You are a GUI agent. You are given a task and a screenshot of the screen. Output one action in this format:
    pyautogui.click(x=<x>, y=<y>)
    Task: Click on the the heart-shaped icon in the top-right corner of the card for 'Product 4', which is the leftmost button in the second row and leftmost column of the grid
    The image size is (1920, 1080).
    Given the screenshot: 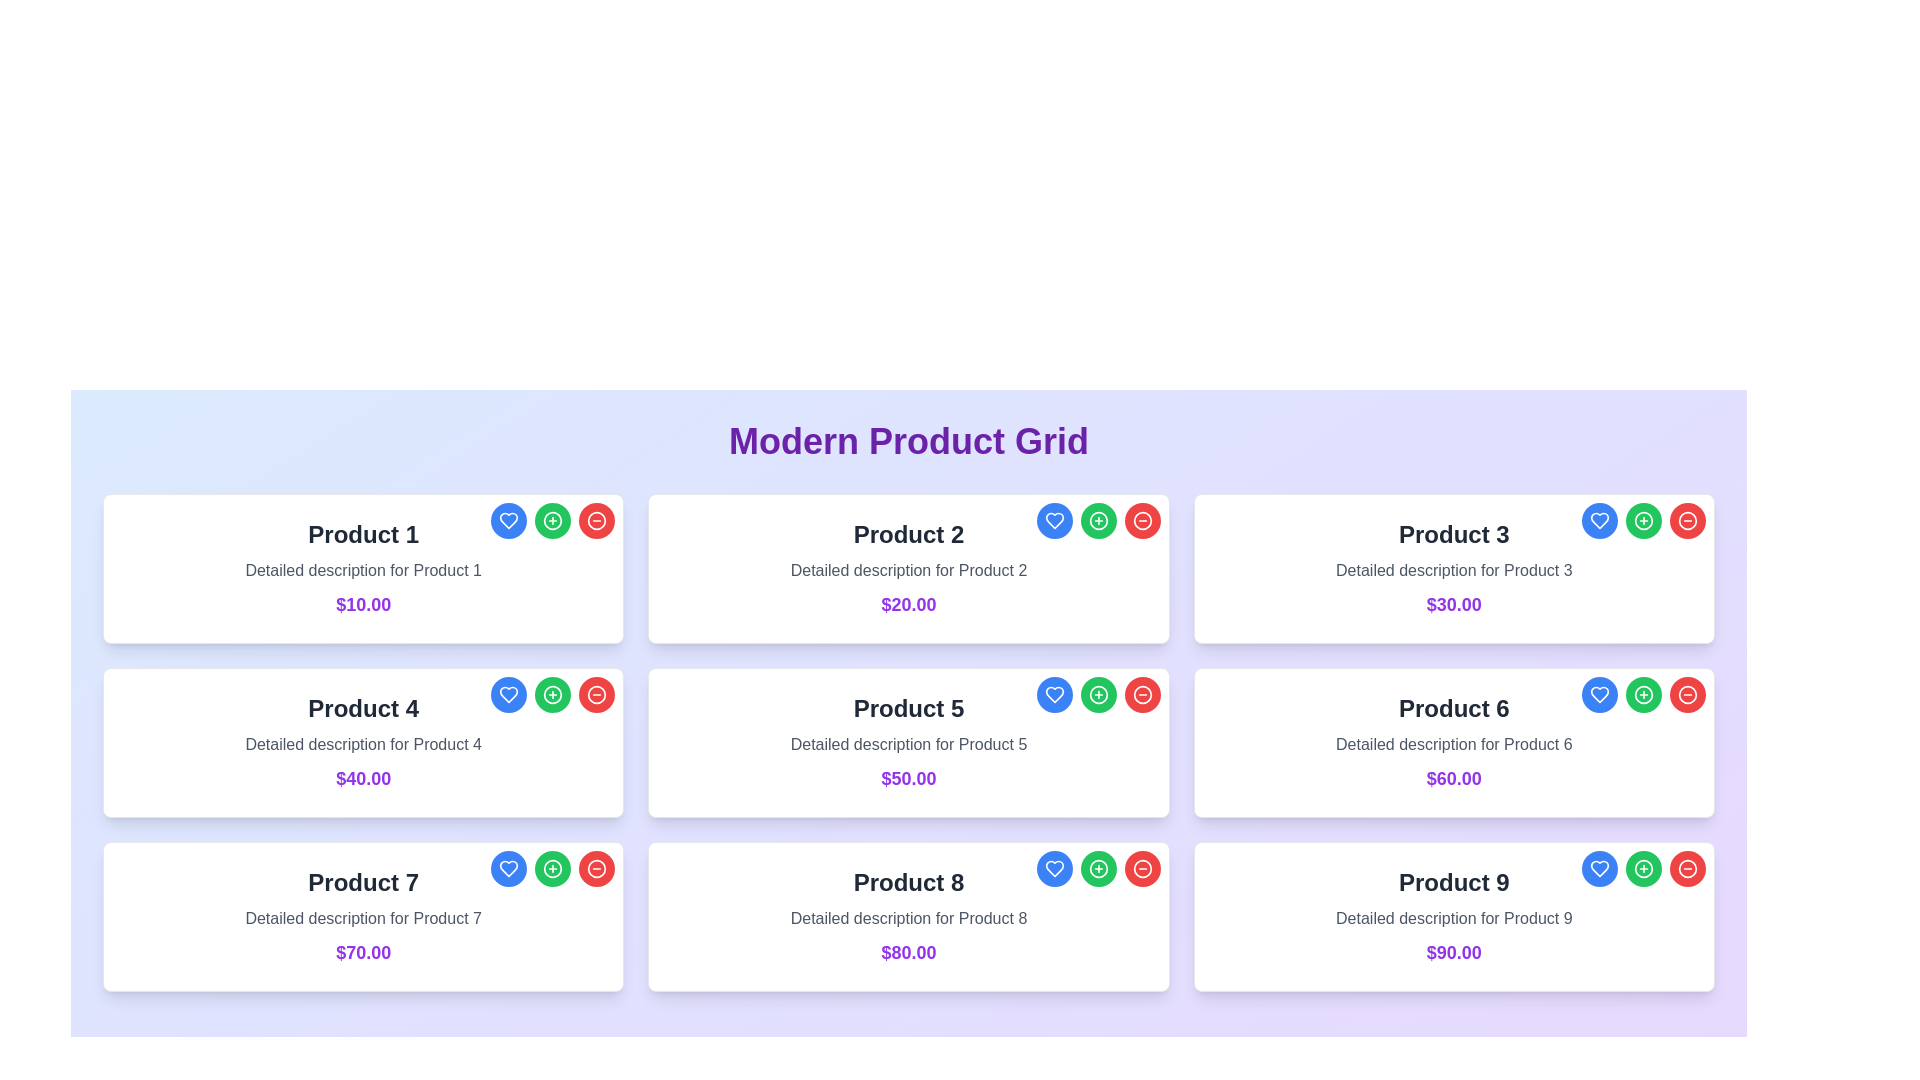 What is the action you would take?
    pyautogui.click(x=509, y=519)
    